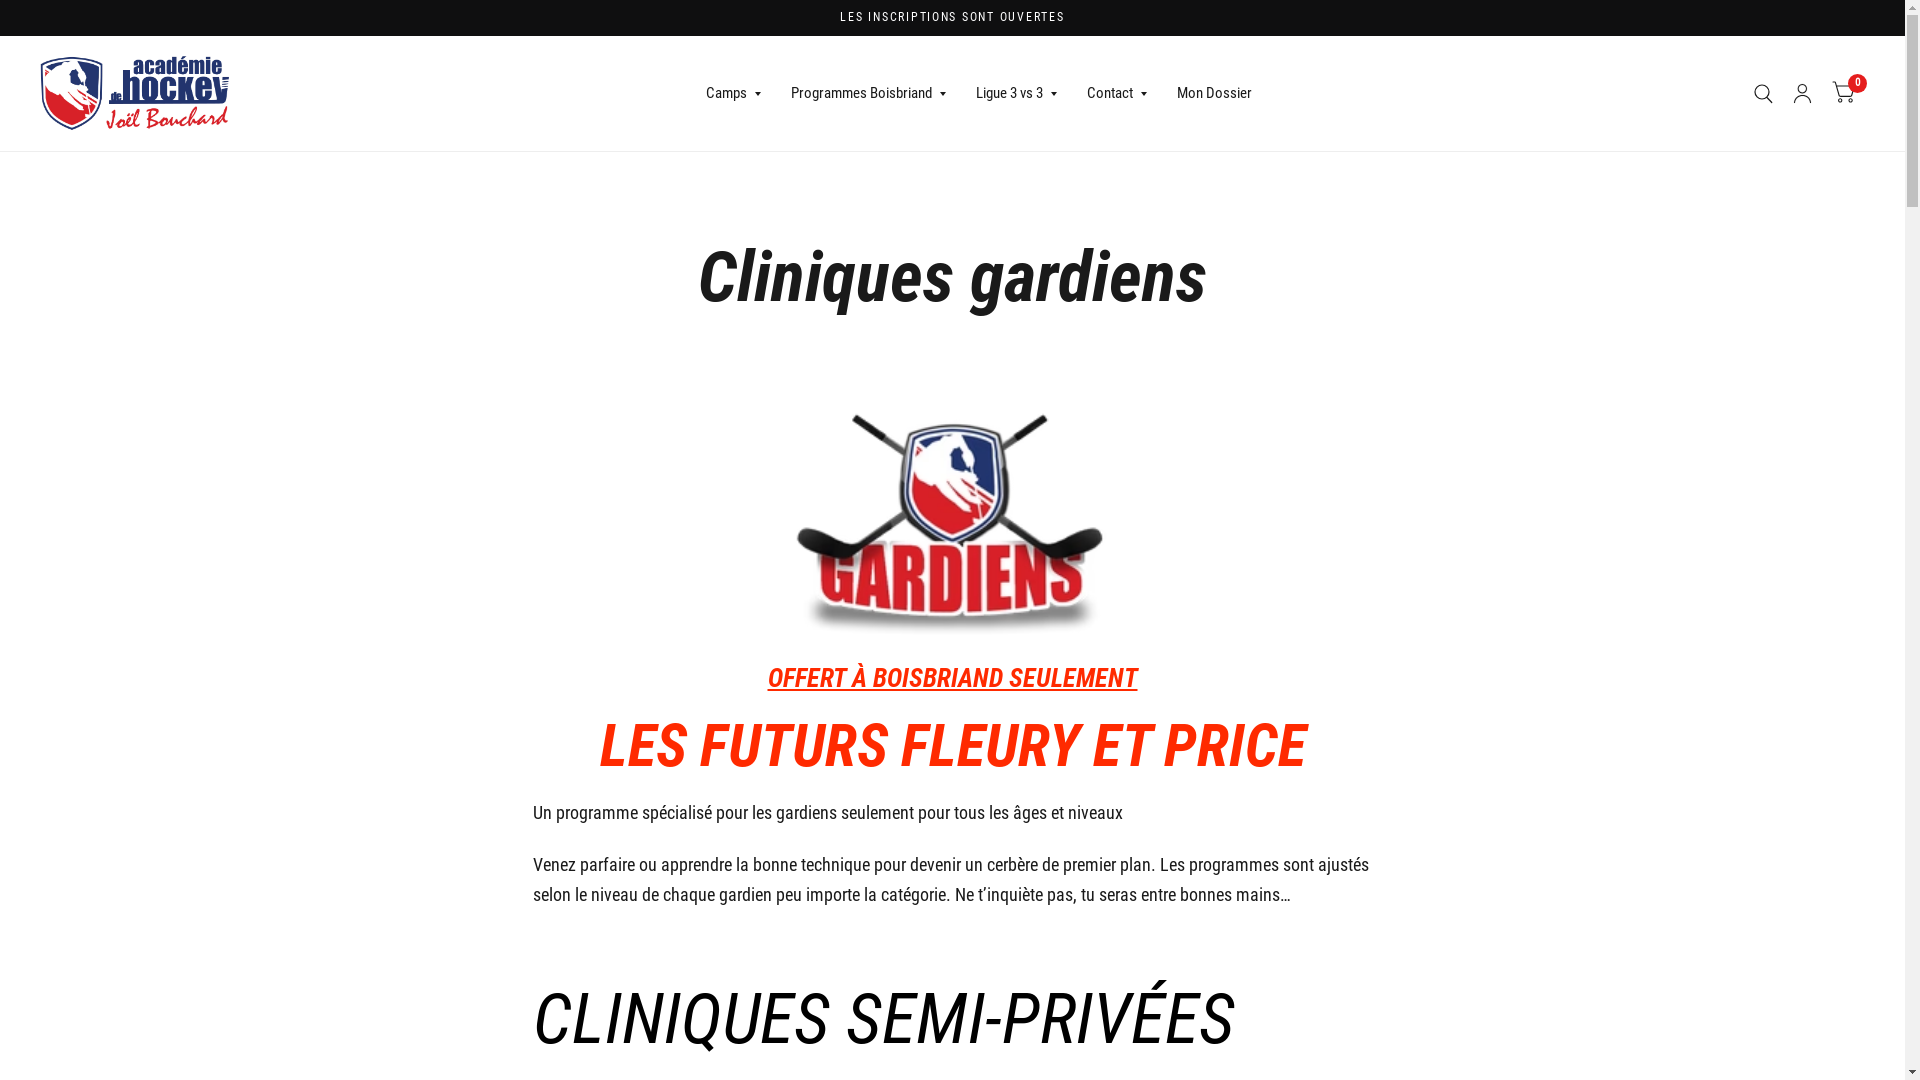 This screenshot has width=1920, height=1080. What do you see at coordinates (1116, 93) in the screenshot?
I see `'Contact'` at bounding box center [1116, 93].